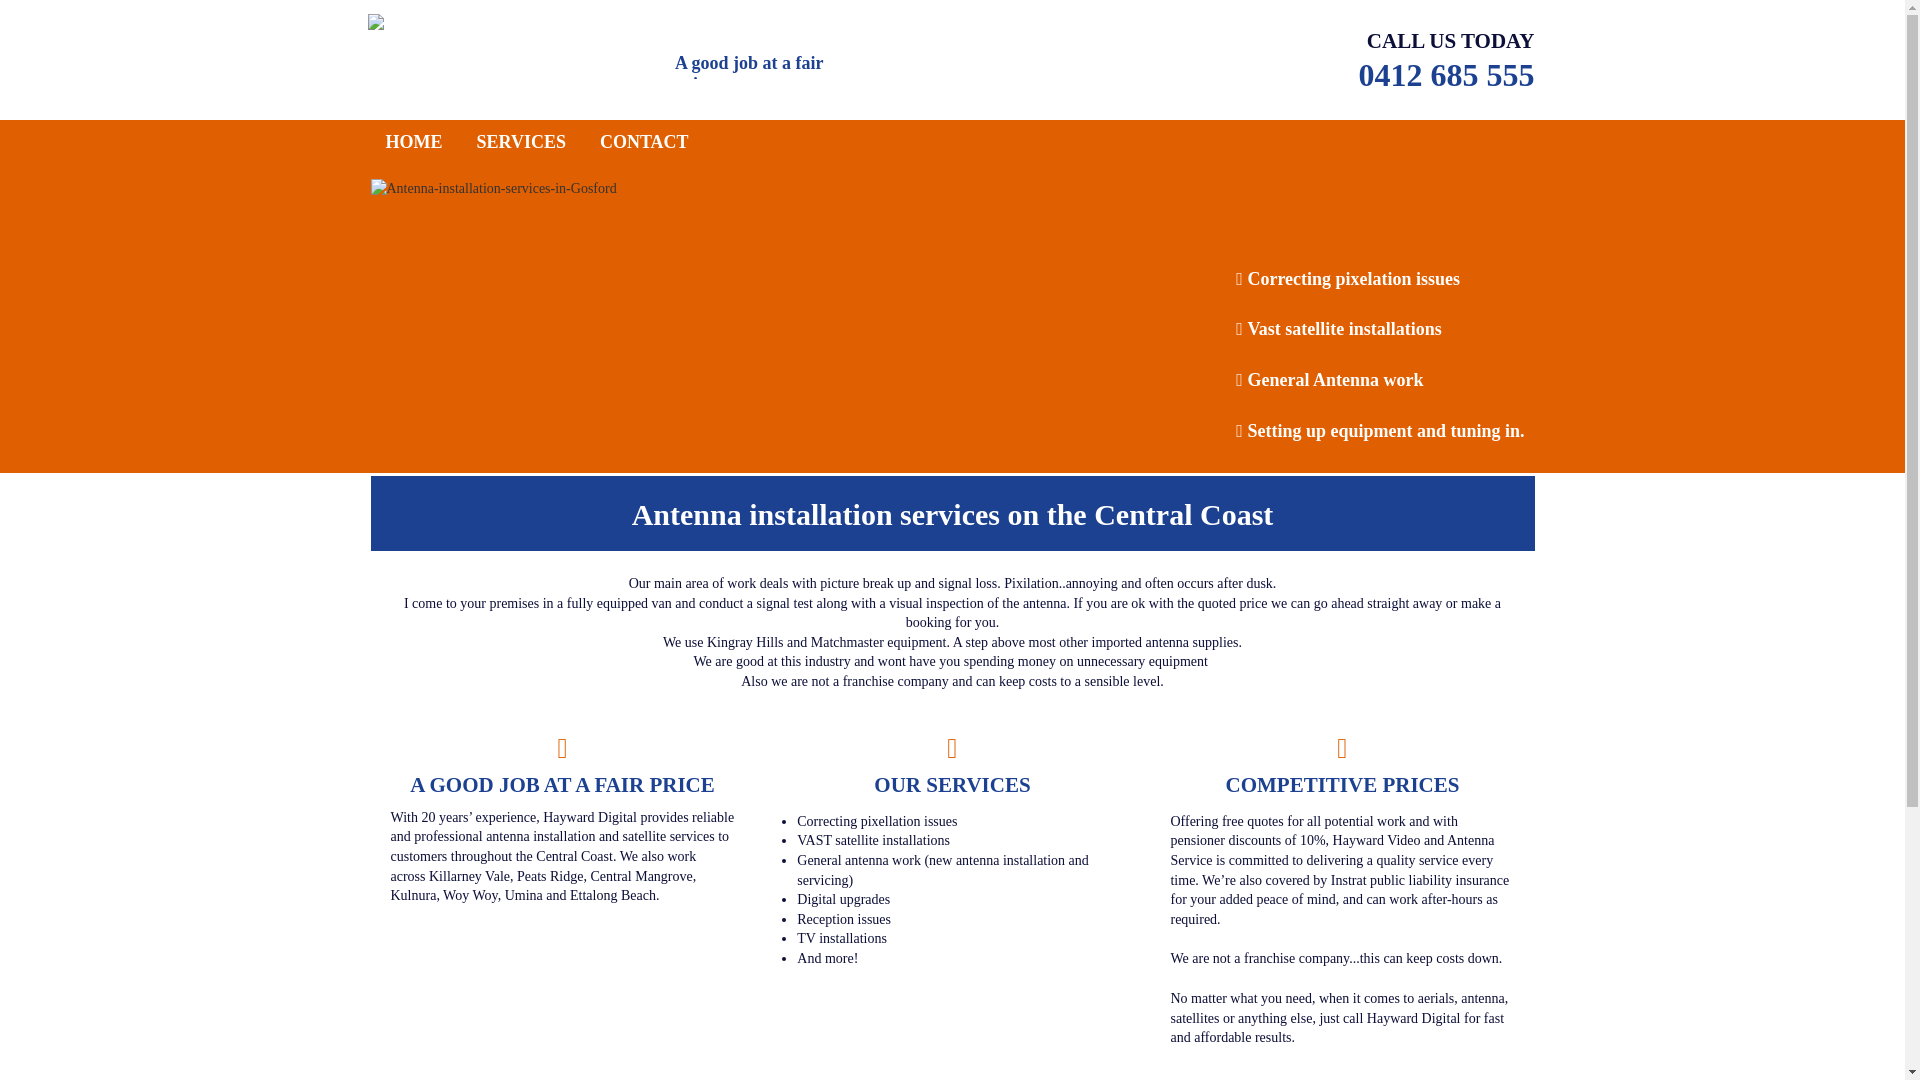  Describe the element at coordinates (644, 141) in the screenshot. I see `'CONTACT'` at that location.